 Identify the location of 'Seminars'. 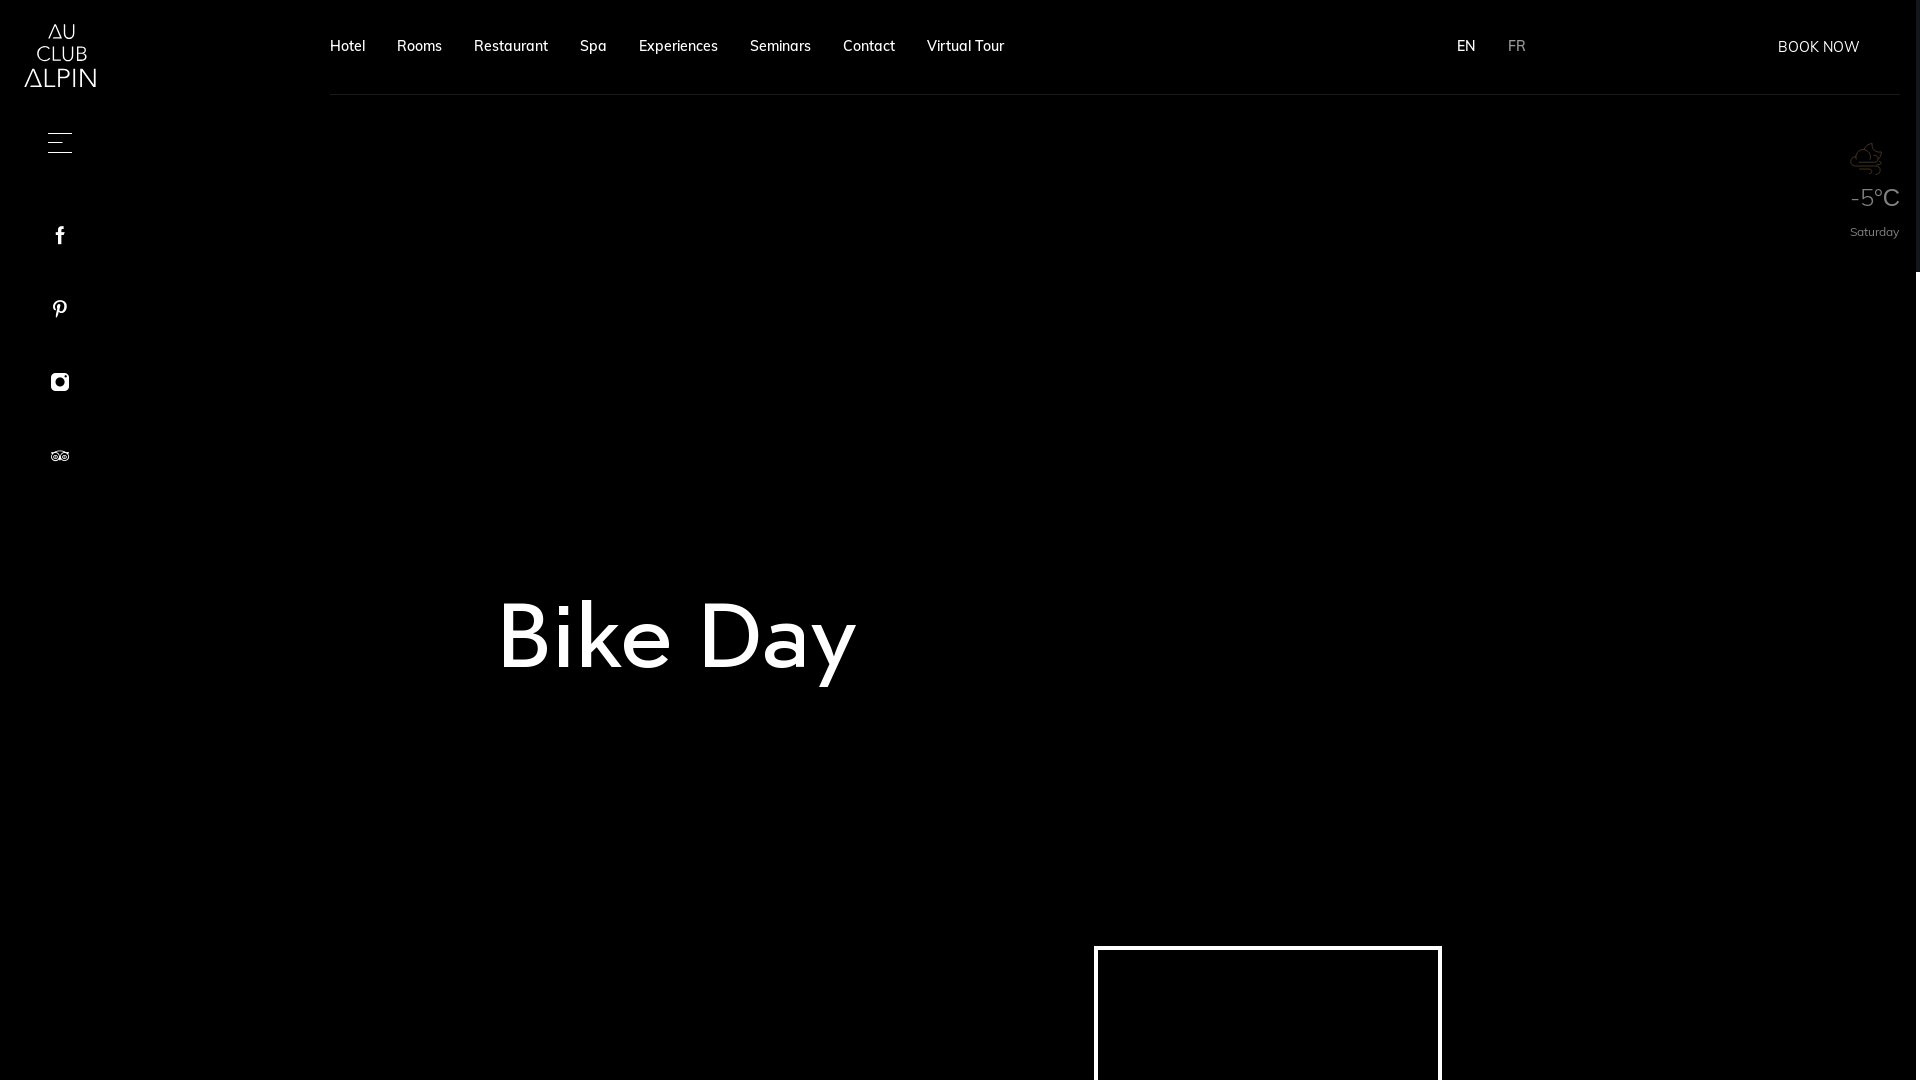
(779, 45).